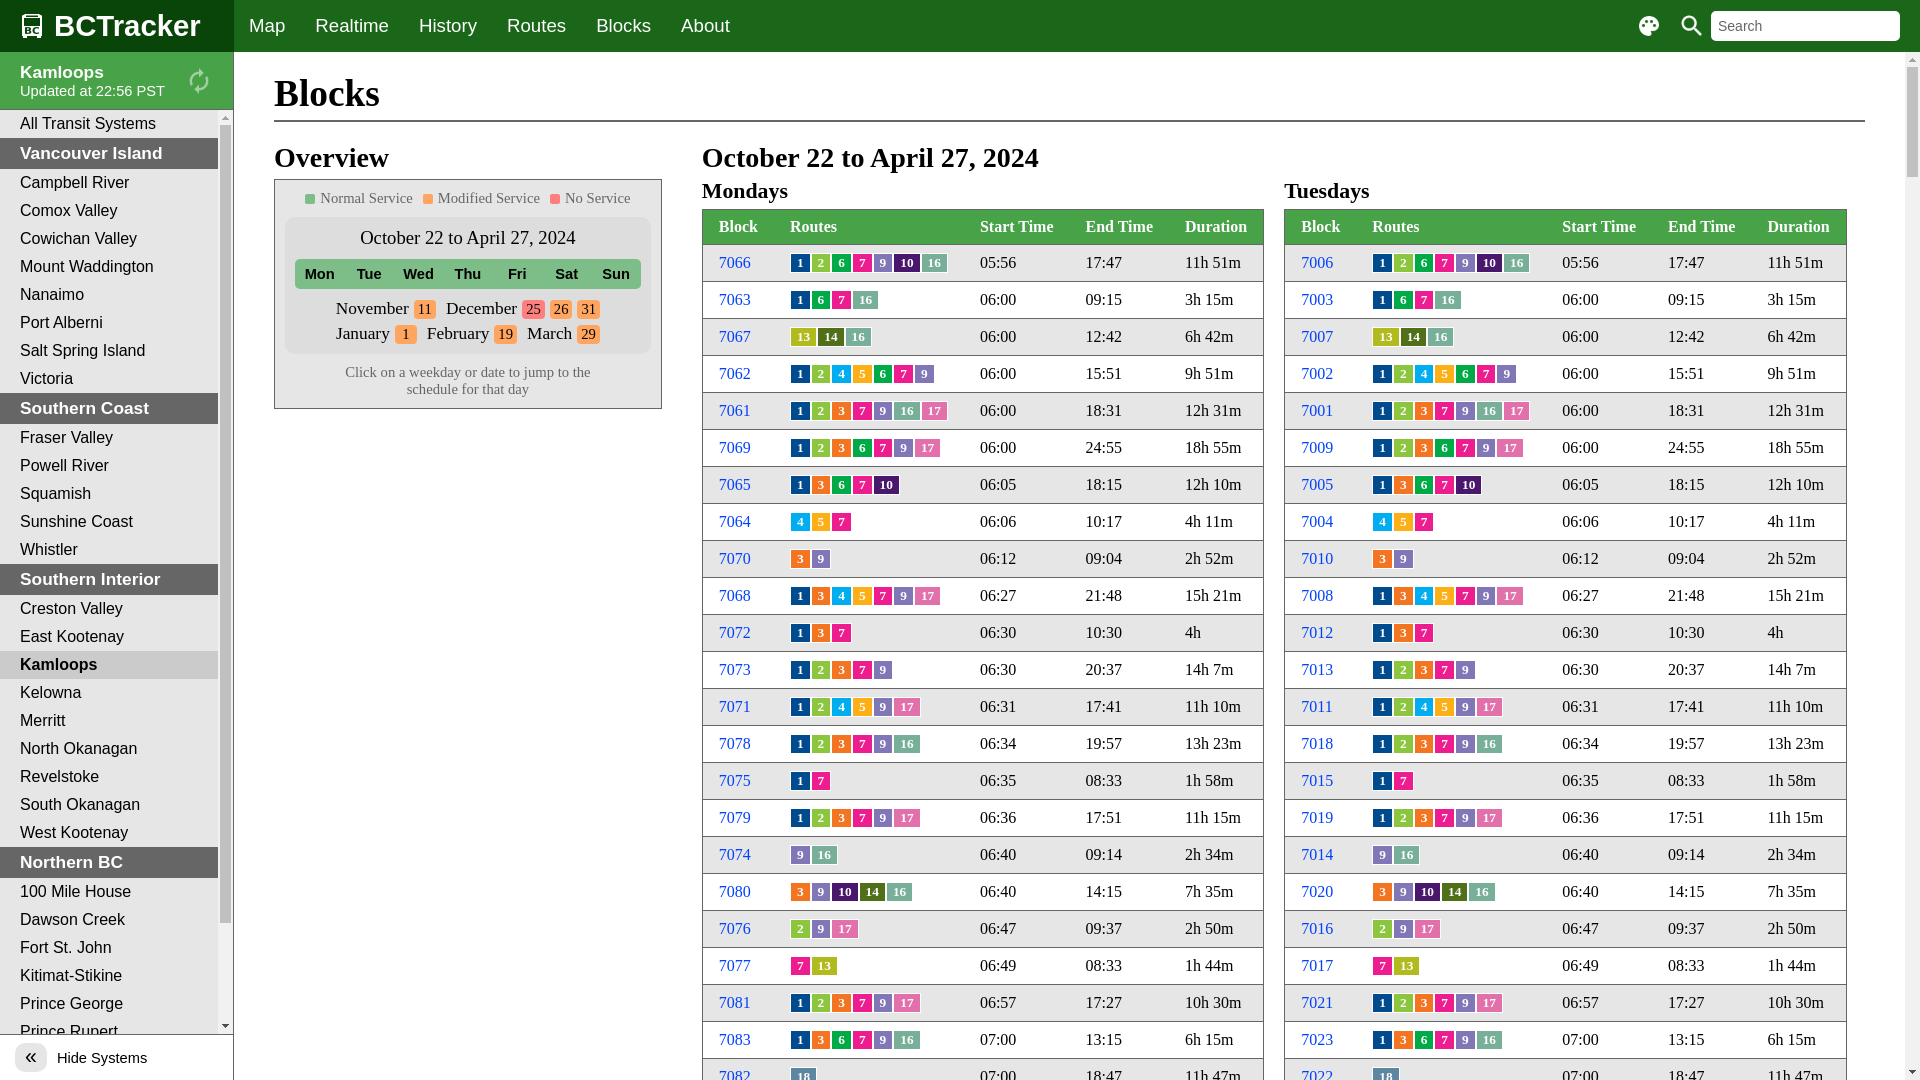 This screenshot has height=1080, width=1920. Describe the element at coordinates (1444, 410) in the screenshot. I see `'7'` at that location.